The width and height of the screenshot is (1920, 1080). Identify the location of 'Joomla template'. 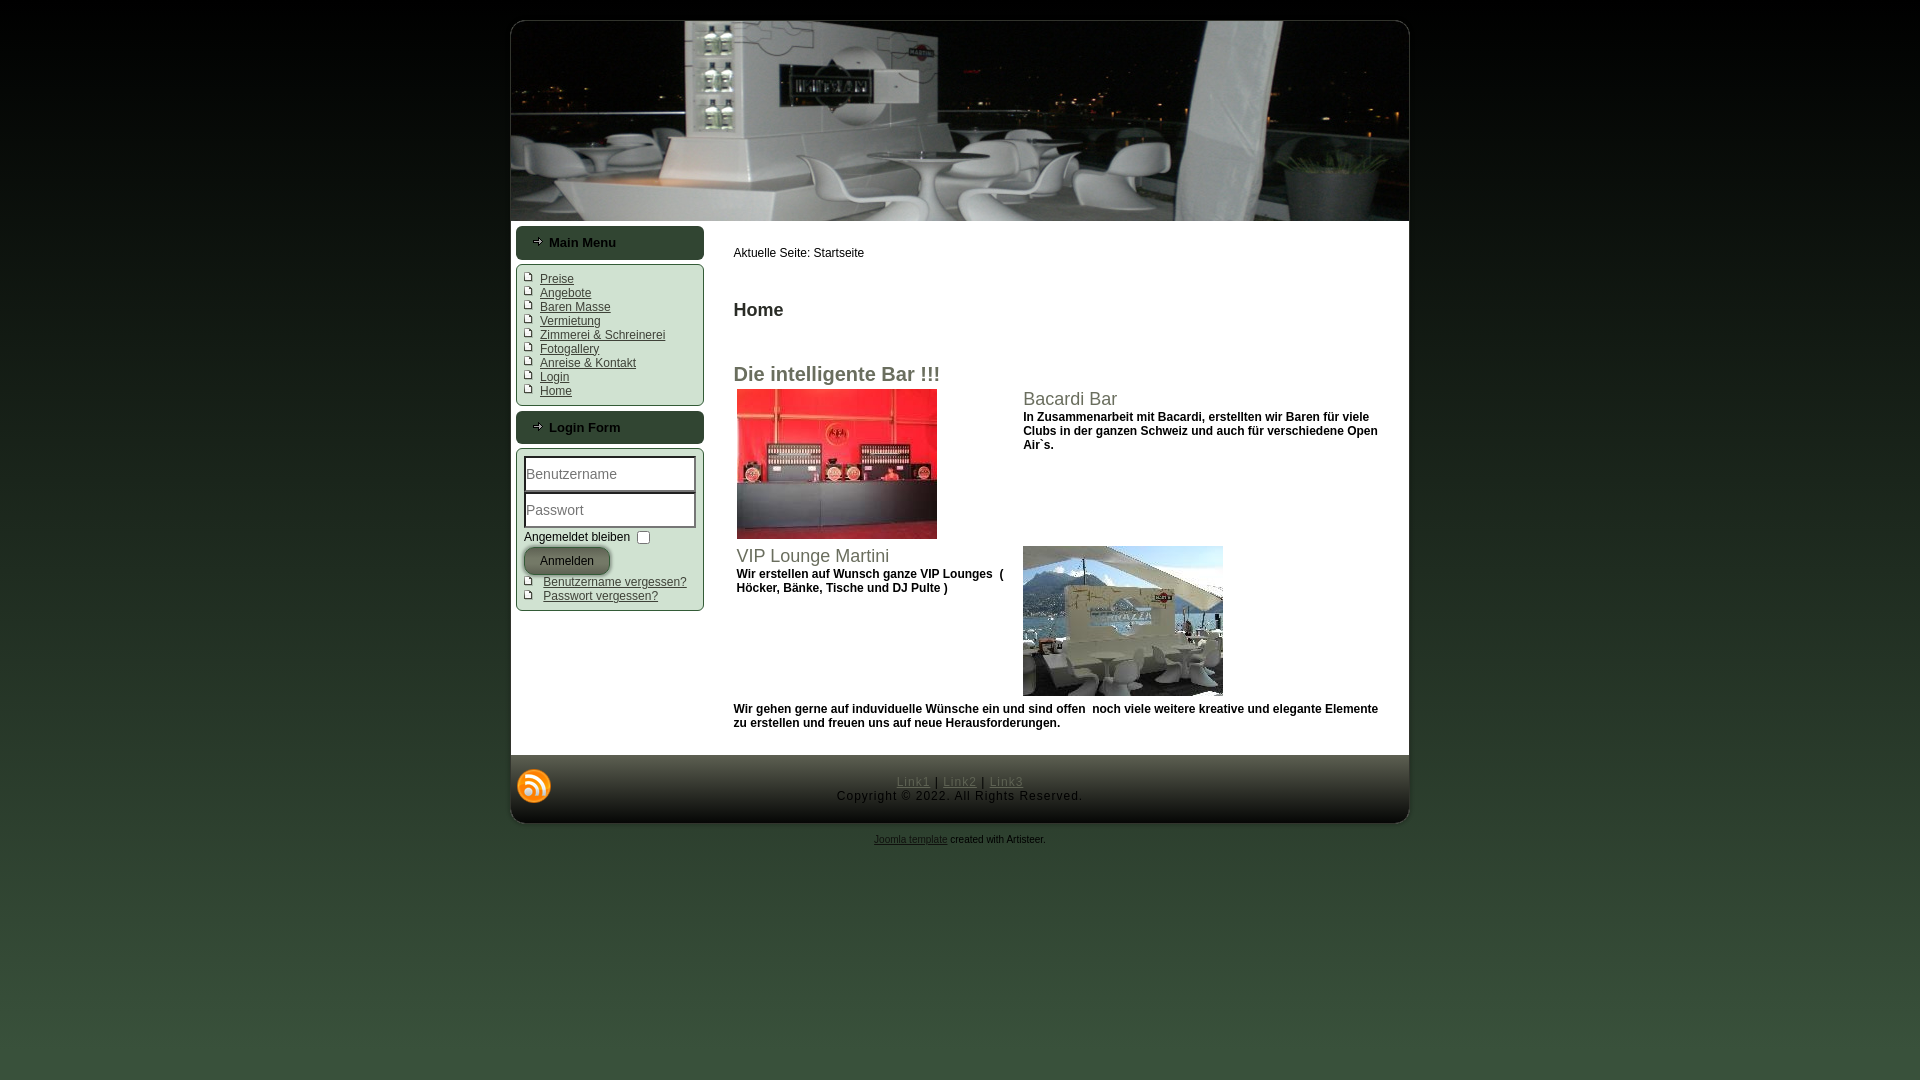
(873, 839).